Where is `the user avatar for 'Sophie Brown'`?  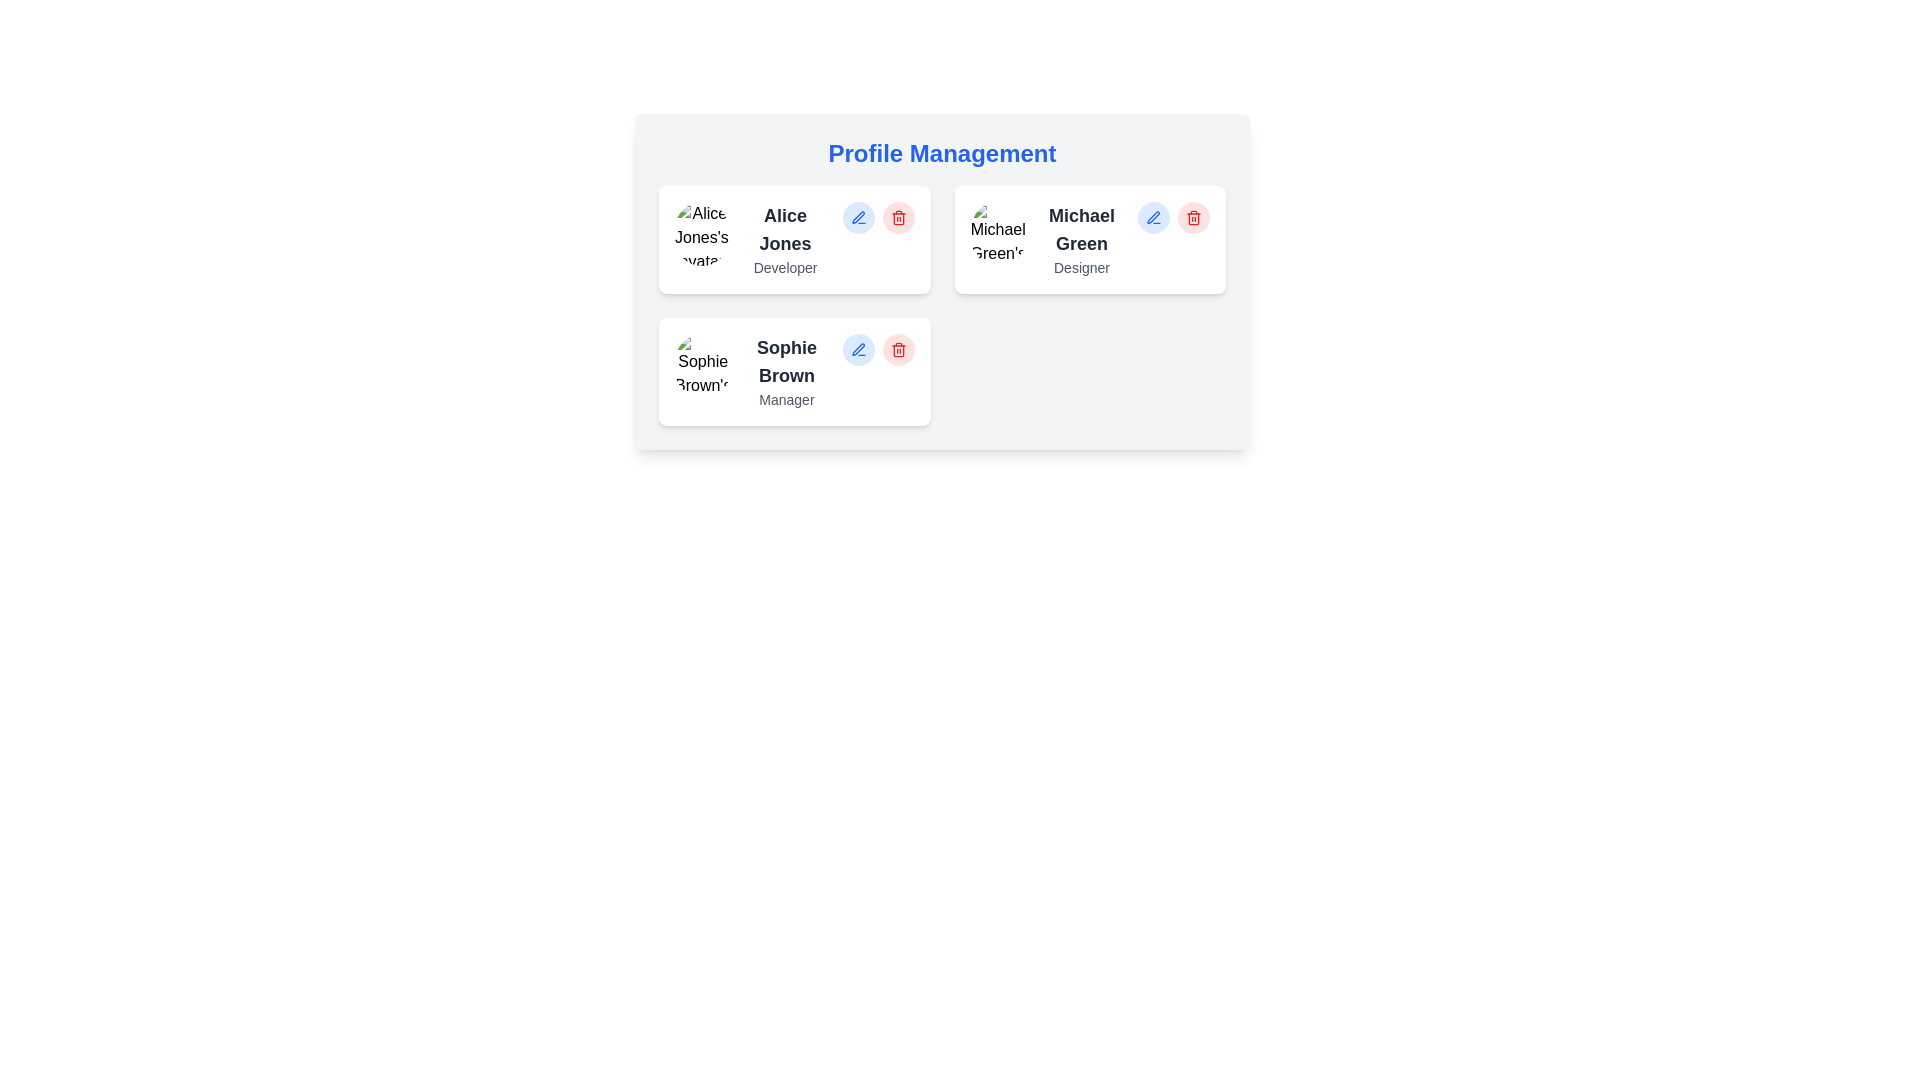
the user avatar for 'Sophie Brown' is located at coordinates (703, 366).